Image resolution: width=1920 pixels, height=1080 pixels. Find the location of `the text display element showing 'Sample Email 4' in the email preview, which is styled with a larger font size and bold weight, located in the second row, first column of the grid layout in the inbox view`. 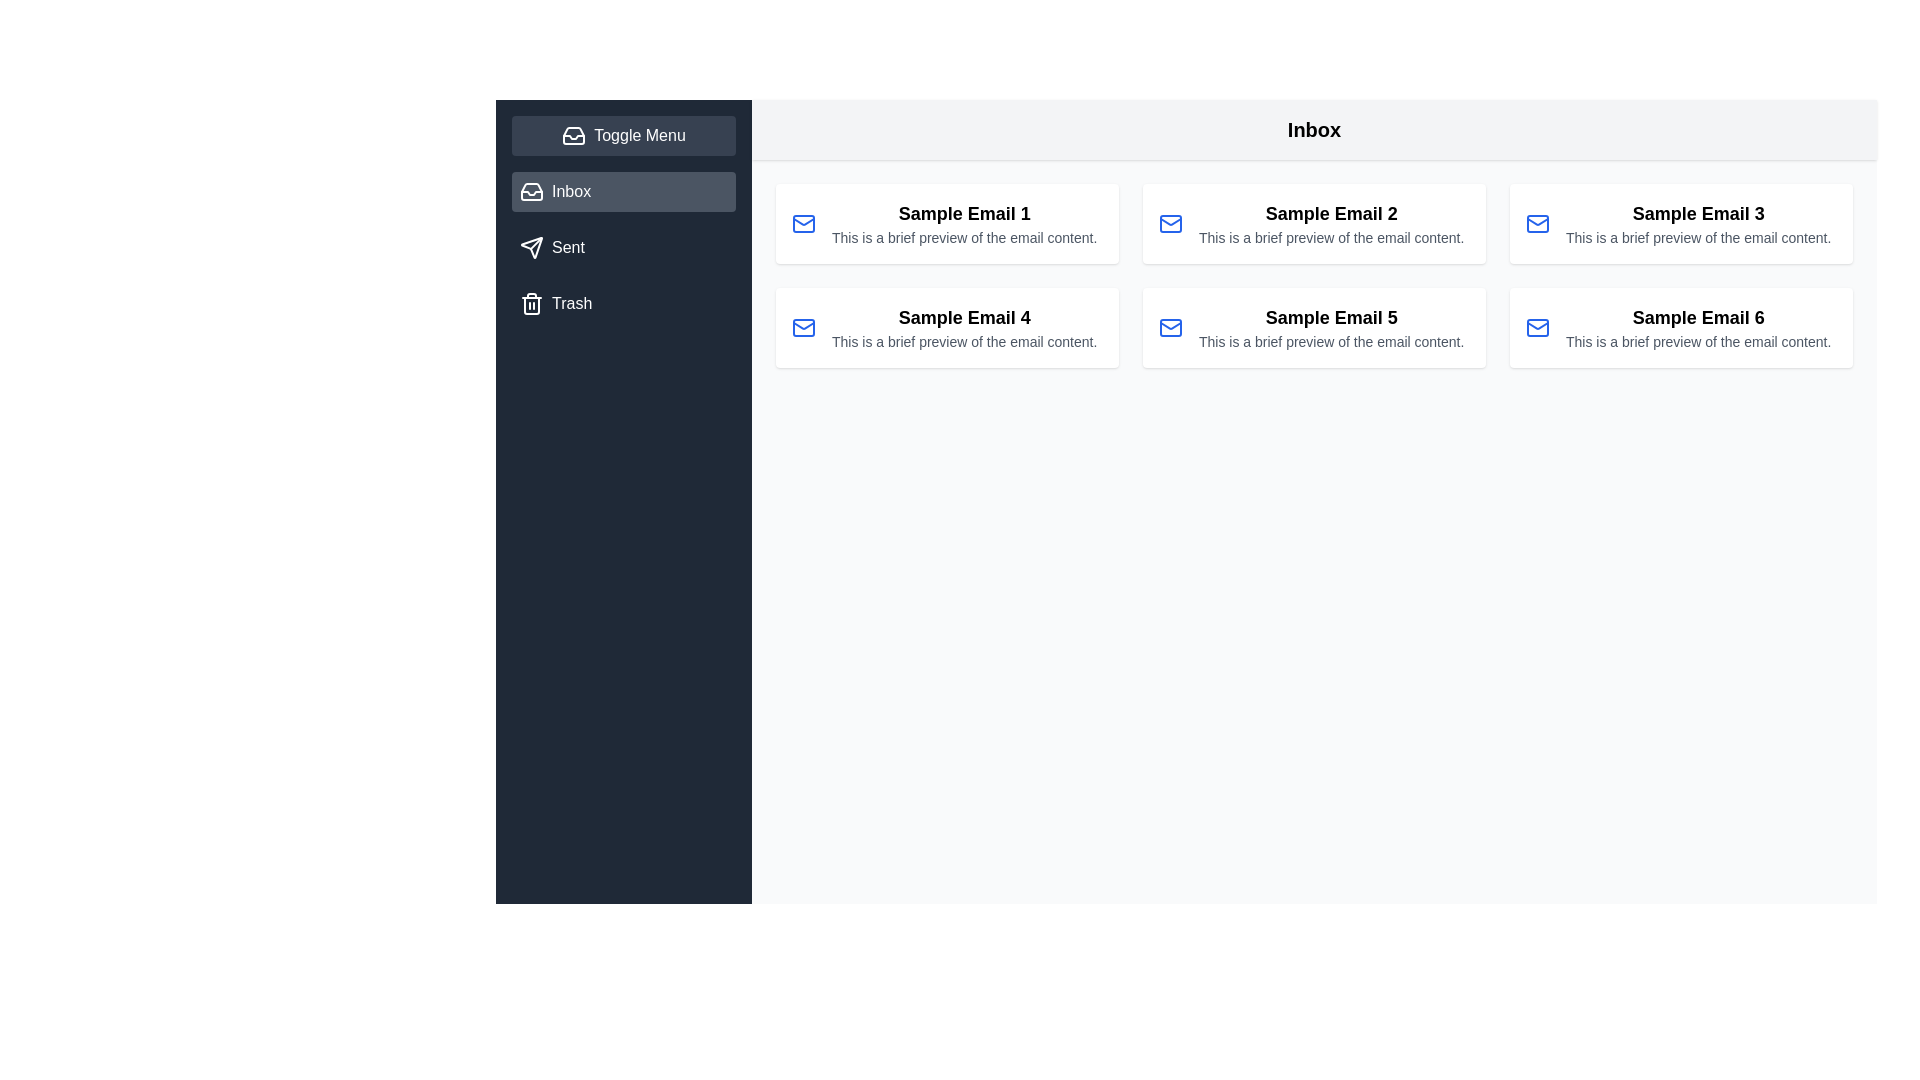

the text display element showing 'Sample Email 4' in the email preview, which is styled with a larger font size and bold weight, located in the second row, first column of the grid layout in the inbox view is located at coordinates (964, 316).